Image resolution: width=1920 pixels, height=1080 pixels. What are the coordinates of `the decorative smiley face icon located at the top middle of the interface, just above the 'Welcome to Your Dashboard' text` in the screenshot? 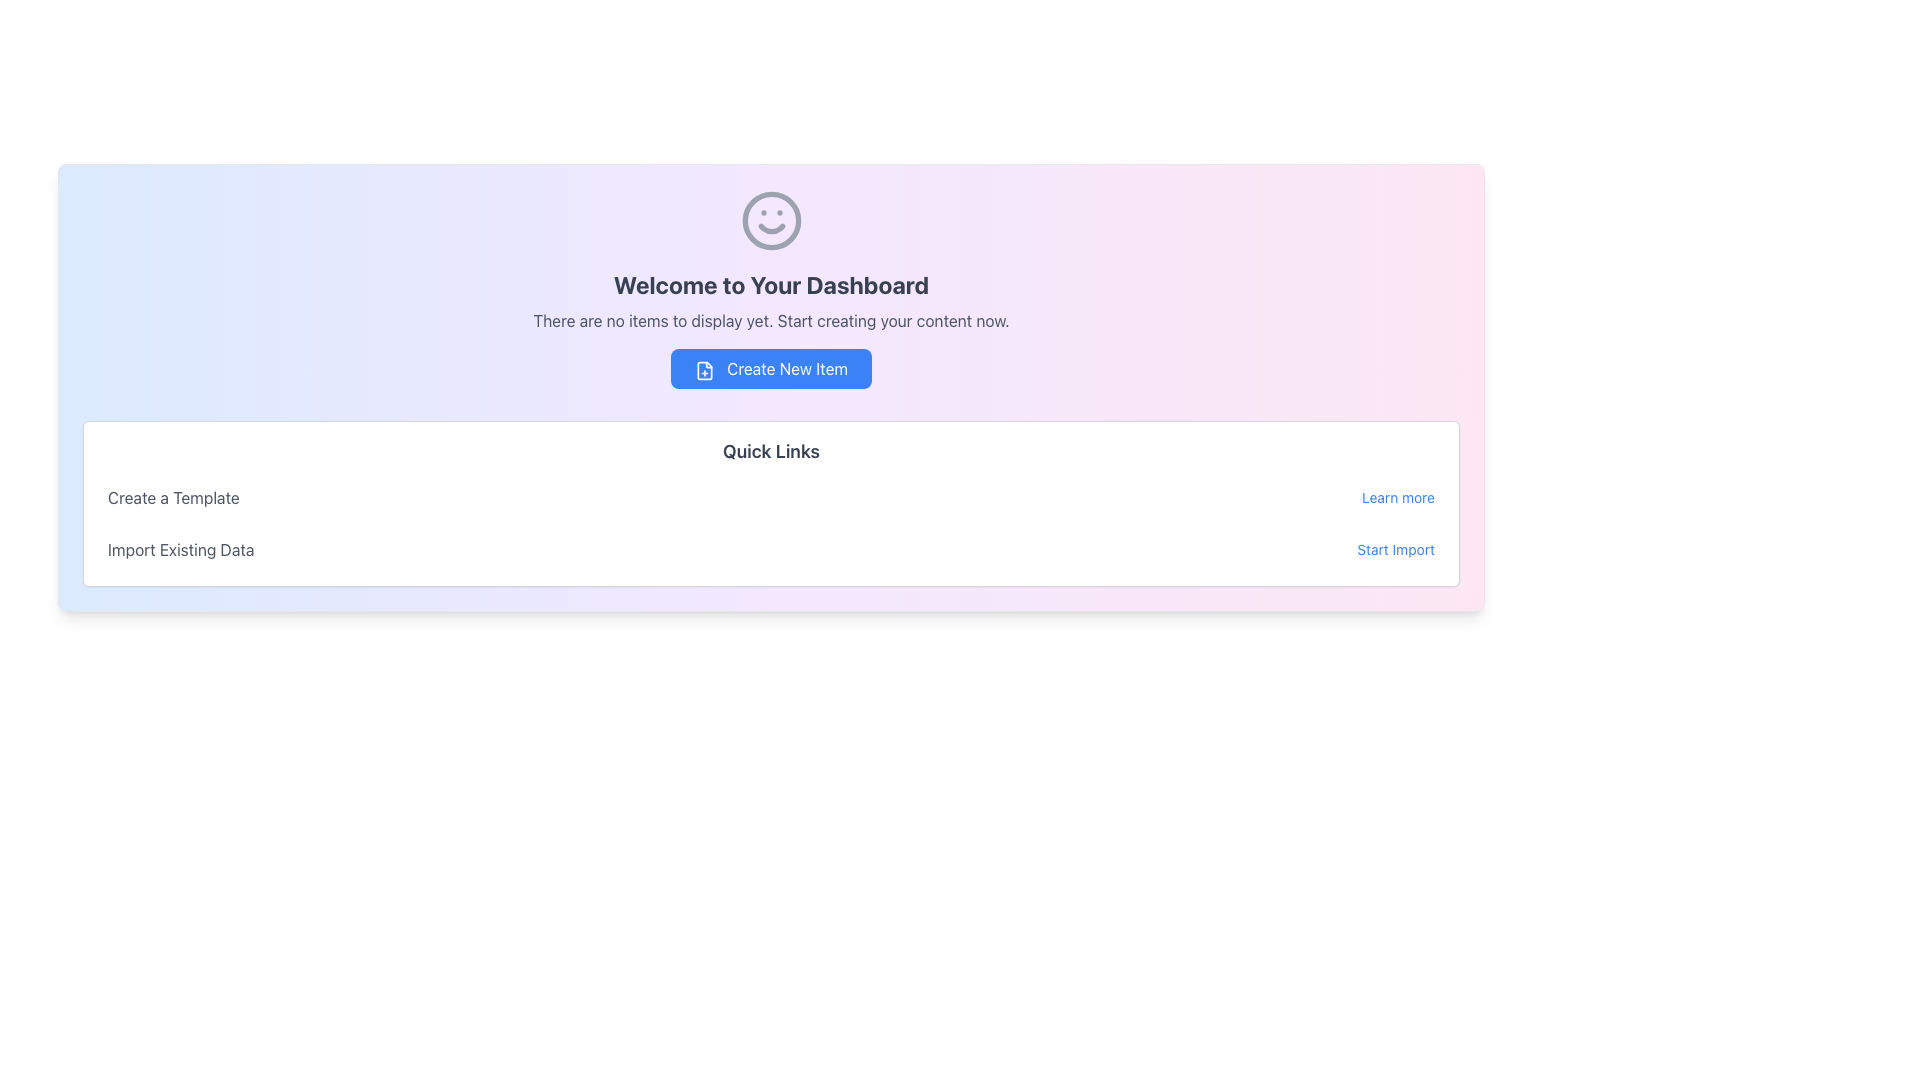 It's located at (770, 220).